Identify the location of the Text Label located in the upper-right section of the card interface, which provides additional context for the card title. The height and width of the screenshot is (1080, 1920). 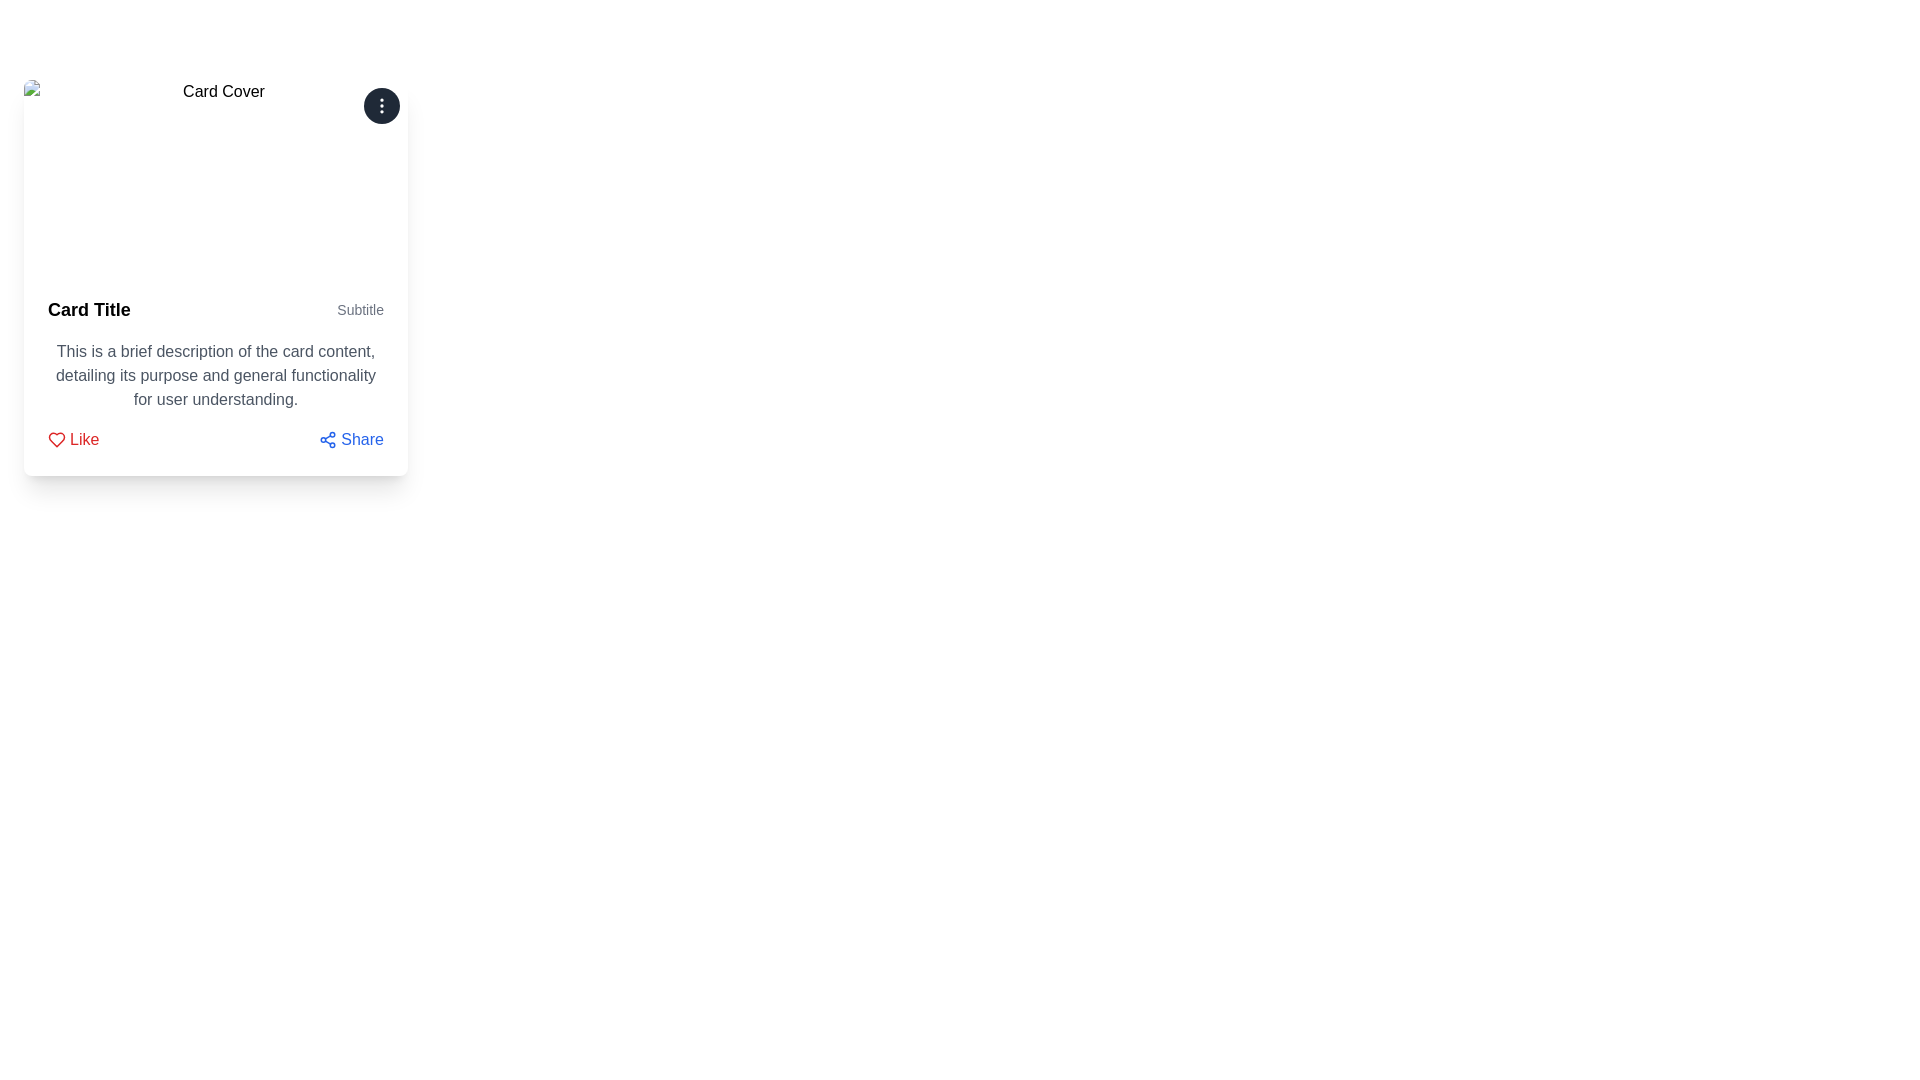
(360, 309).